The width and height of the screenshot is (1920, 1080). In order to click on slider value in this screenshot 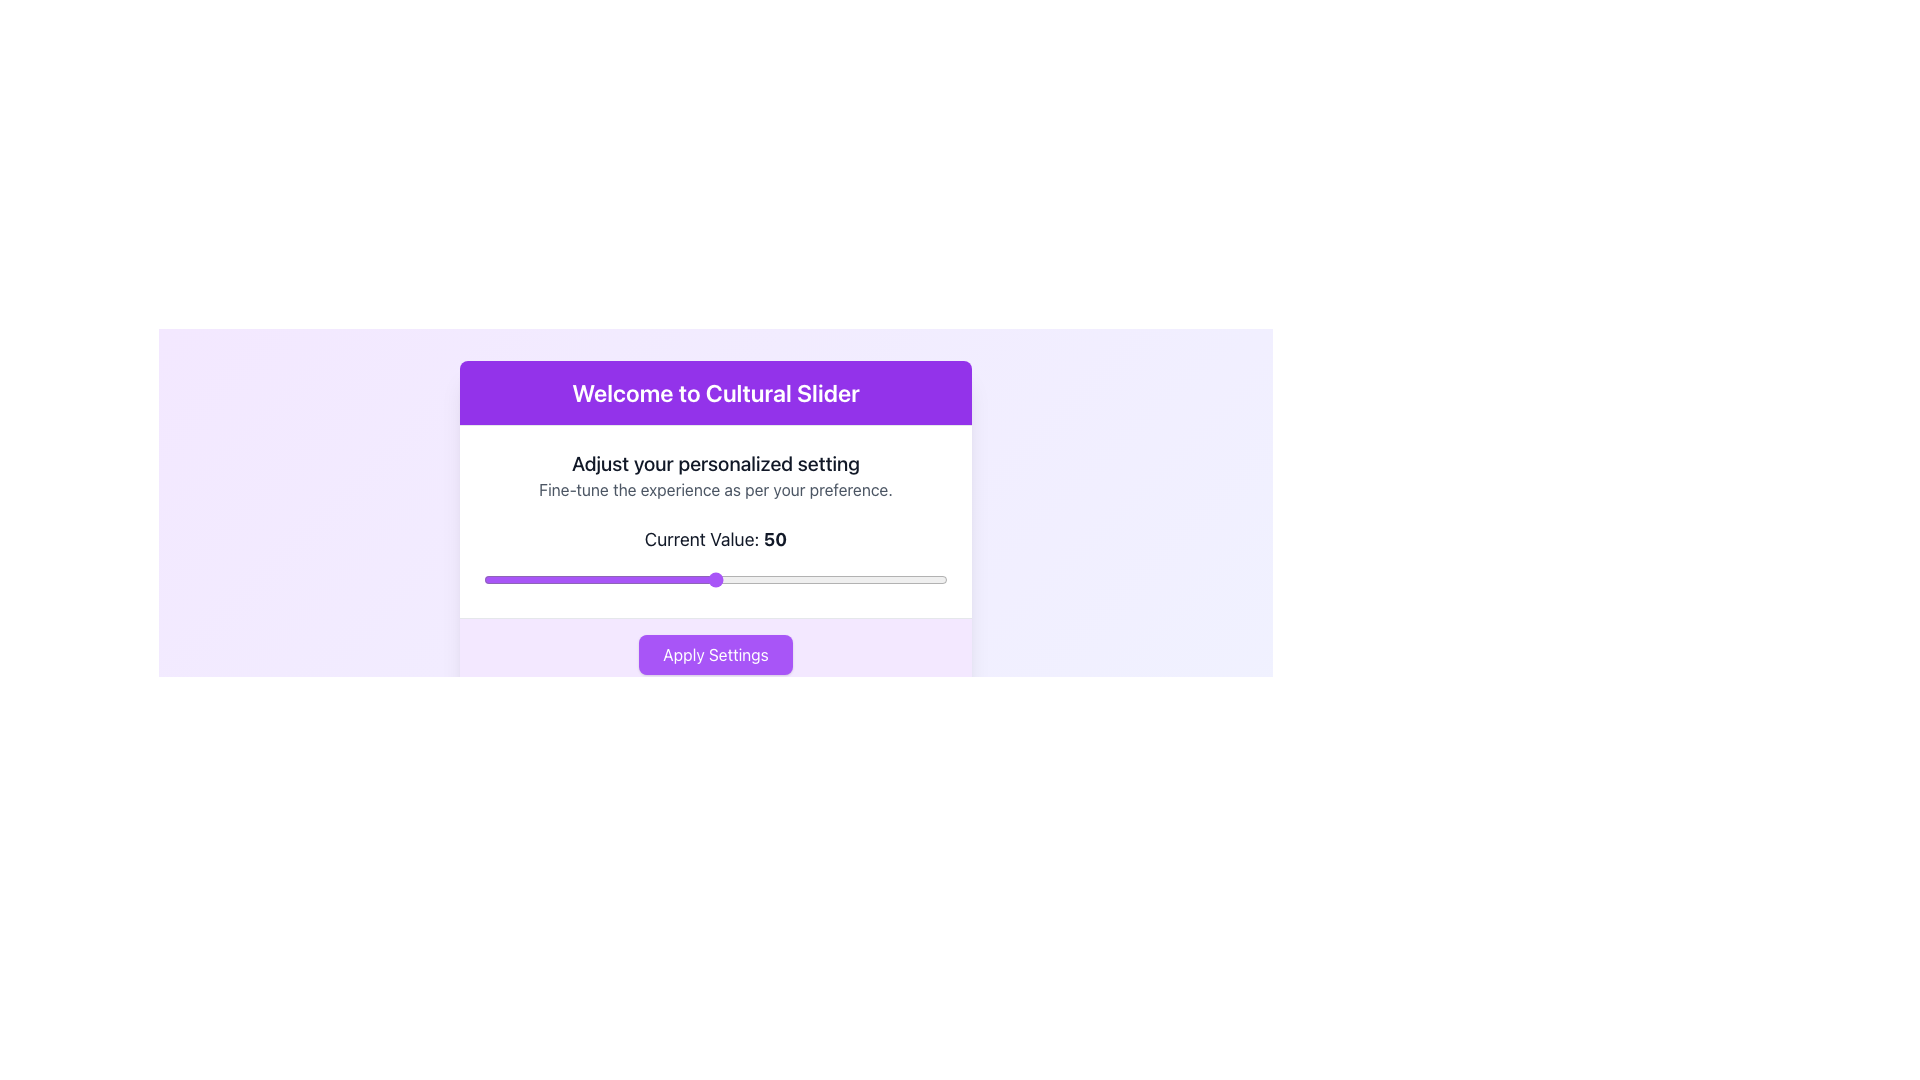, I will do `click(636, 579)`.